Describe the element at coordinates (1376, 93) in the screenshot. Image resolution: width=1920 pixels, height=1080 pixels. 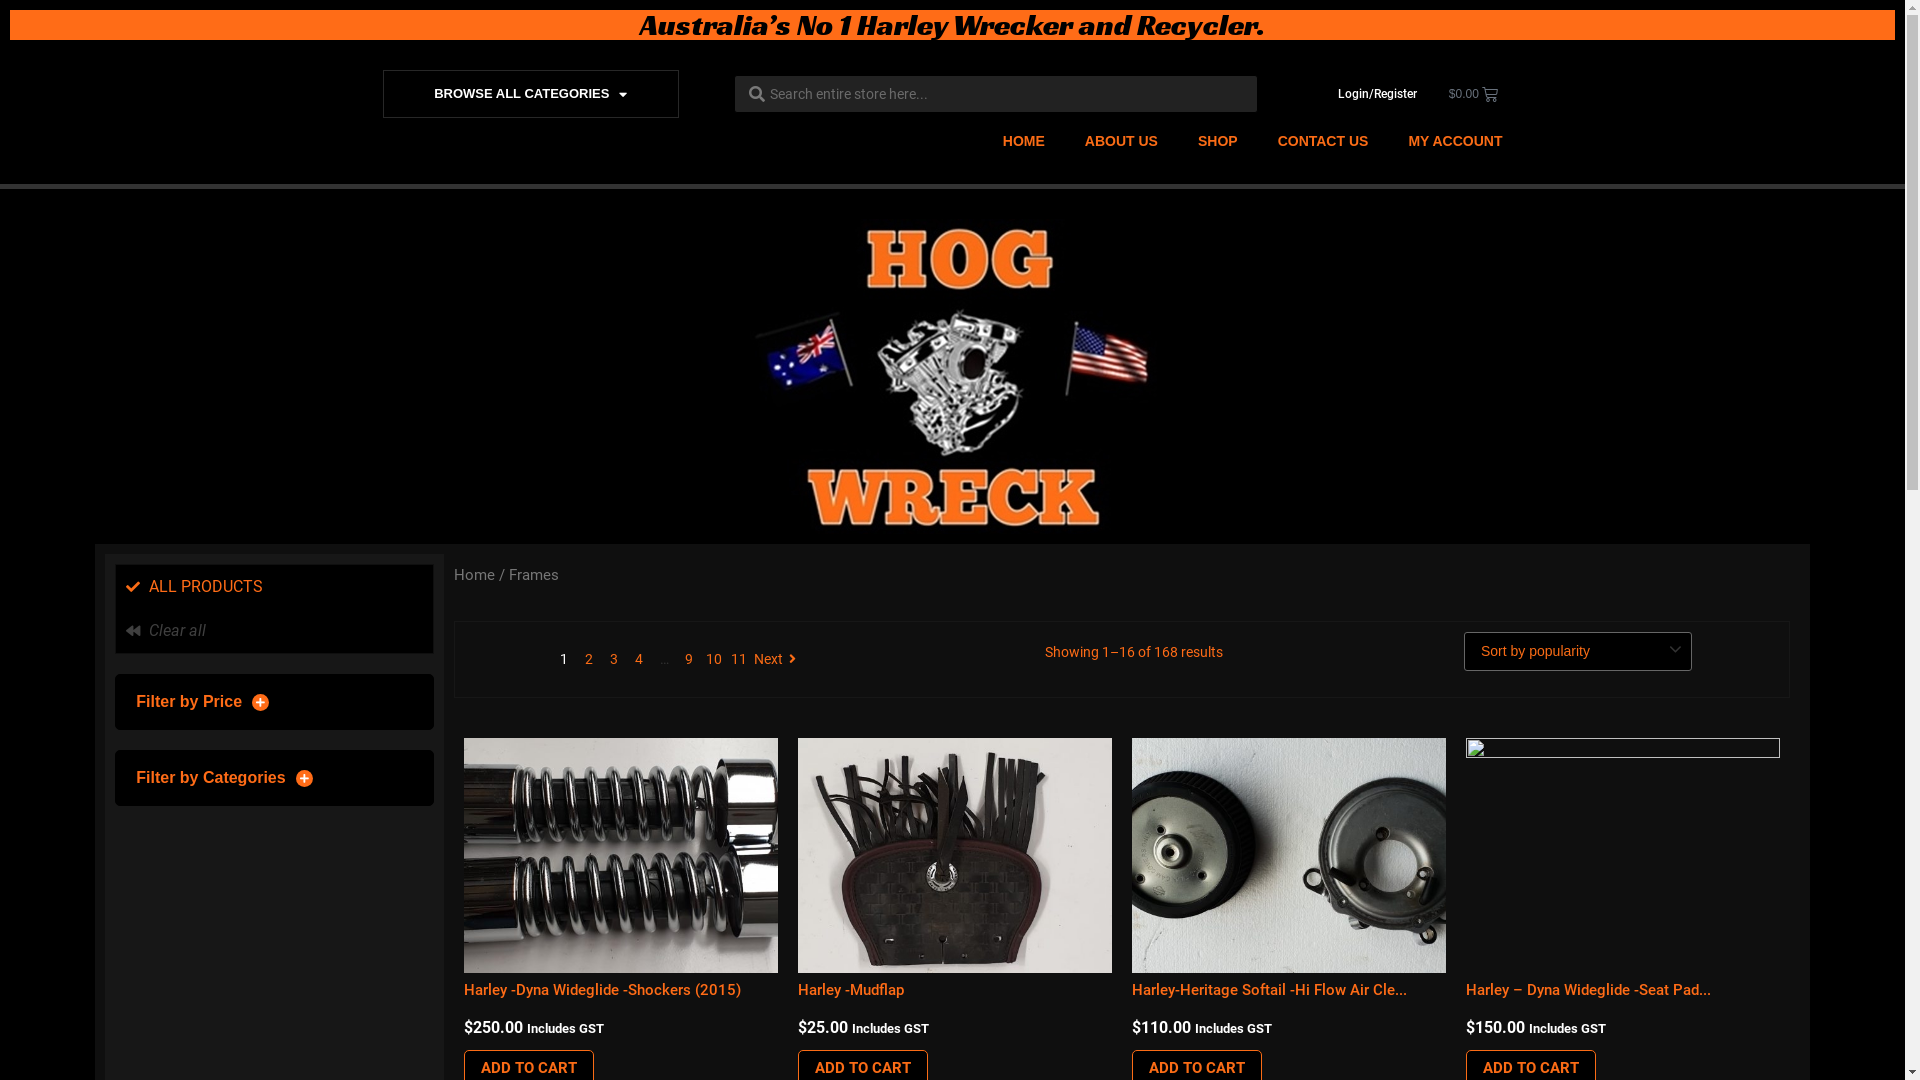
I see `'Login/Register'` at that location.